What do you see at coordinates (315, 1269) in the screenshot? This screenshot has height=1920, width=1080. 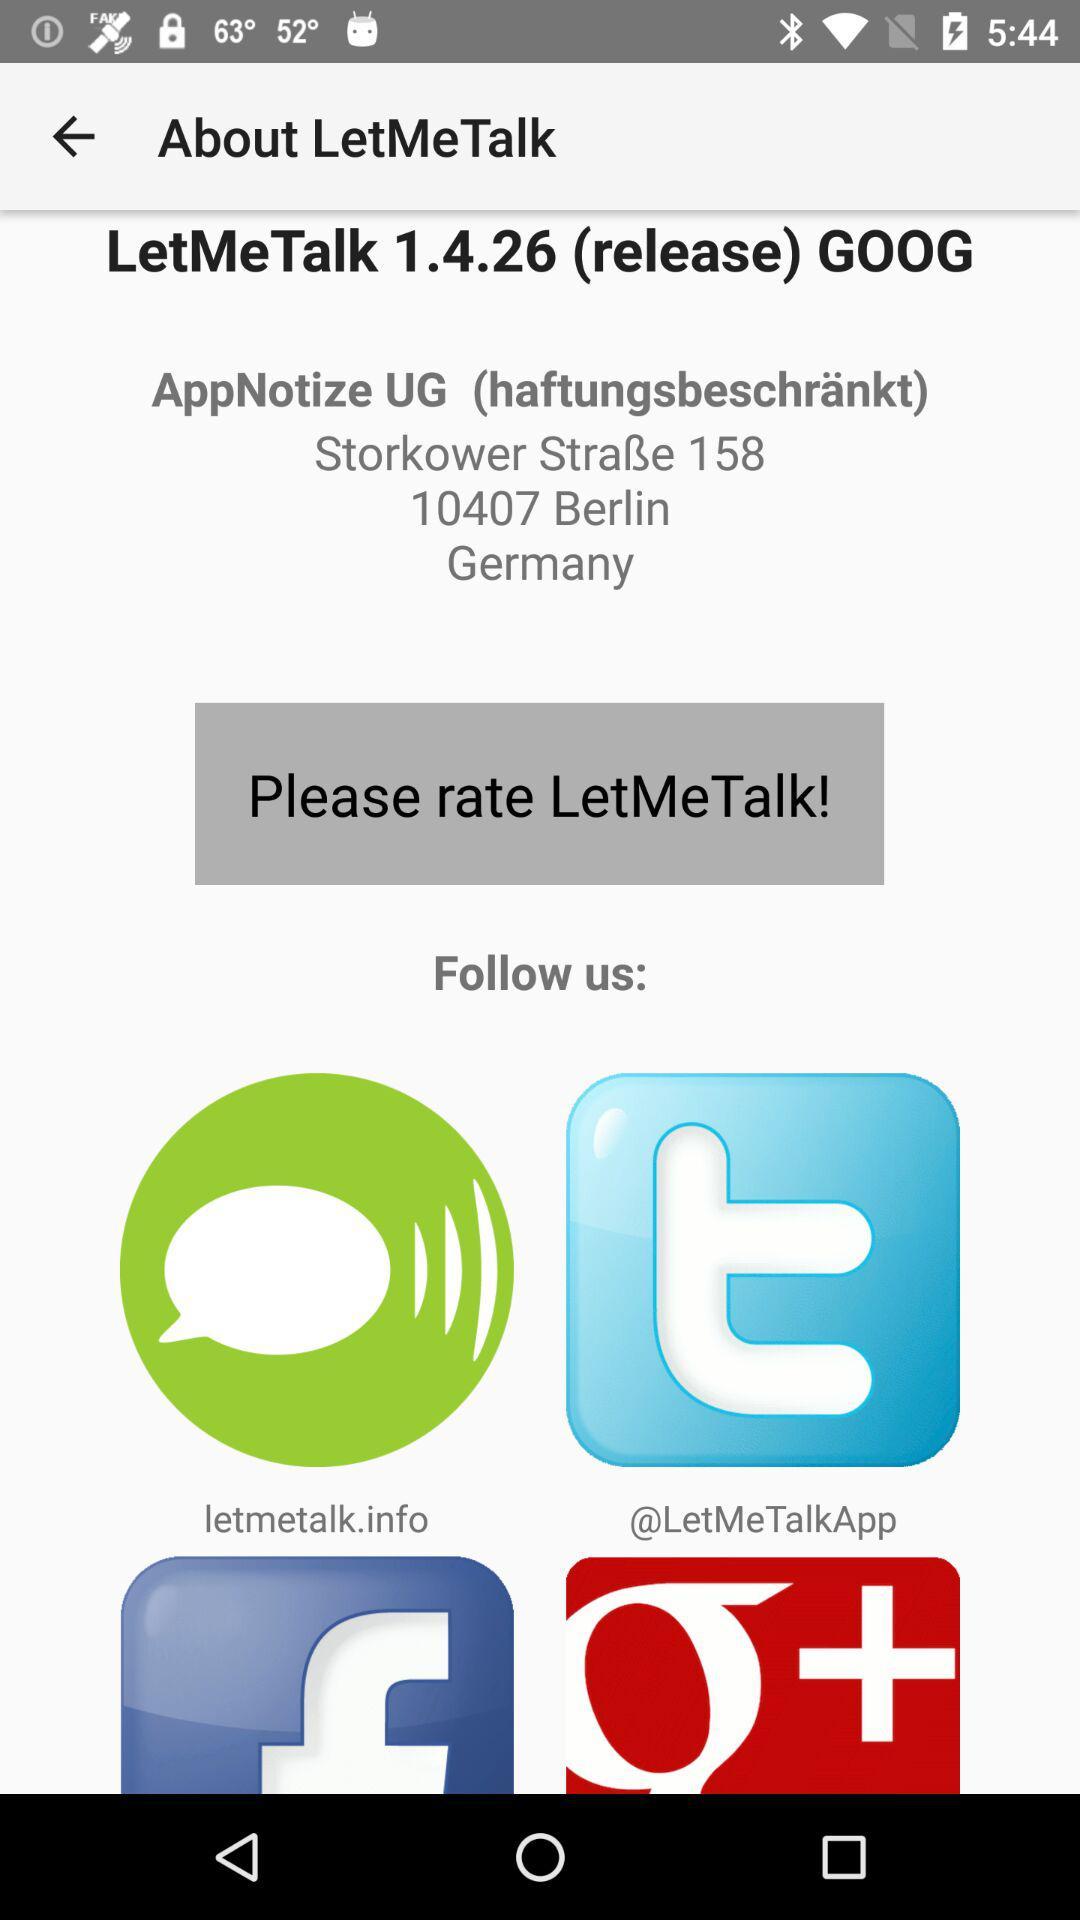 I see `follow on letmtalk.info` at bounding box center [315, 1269].